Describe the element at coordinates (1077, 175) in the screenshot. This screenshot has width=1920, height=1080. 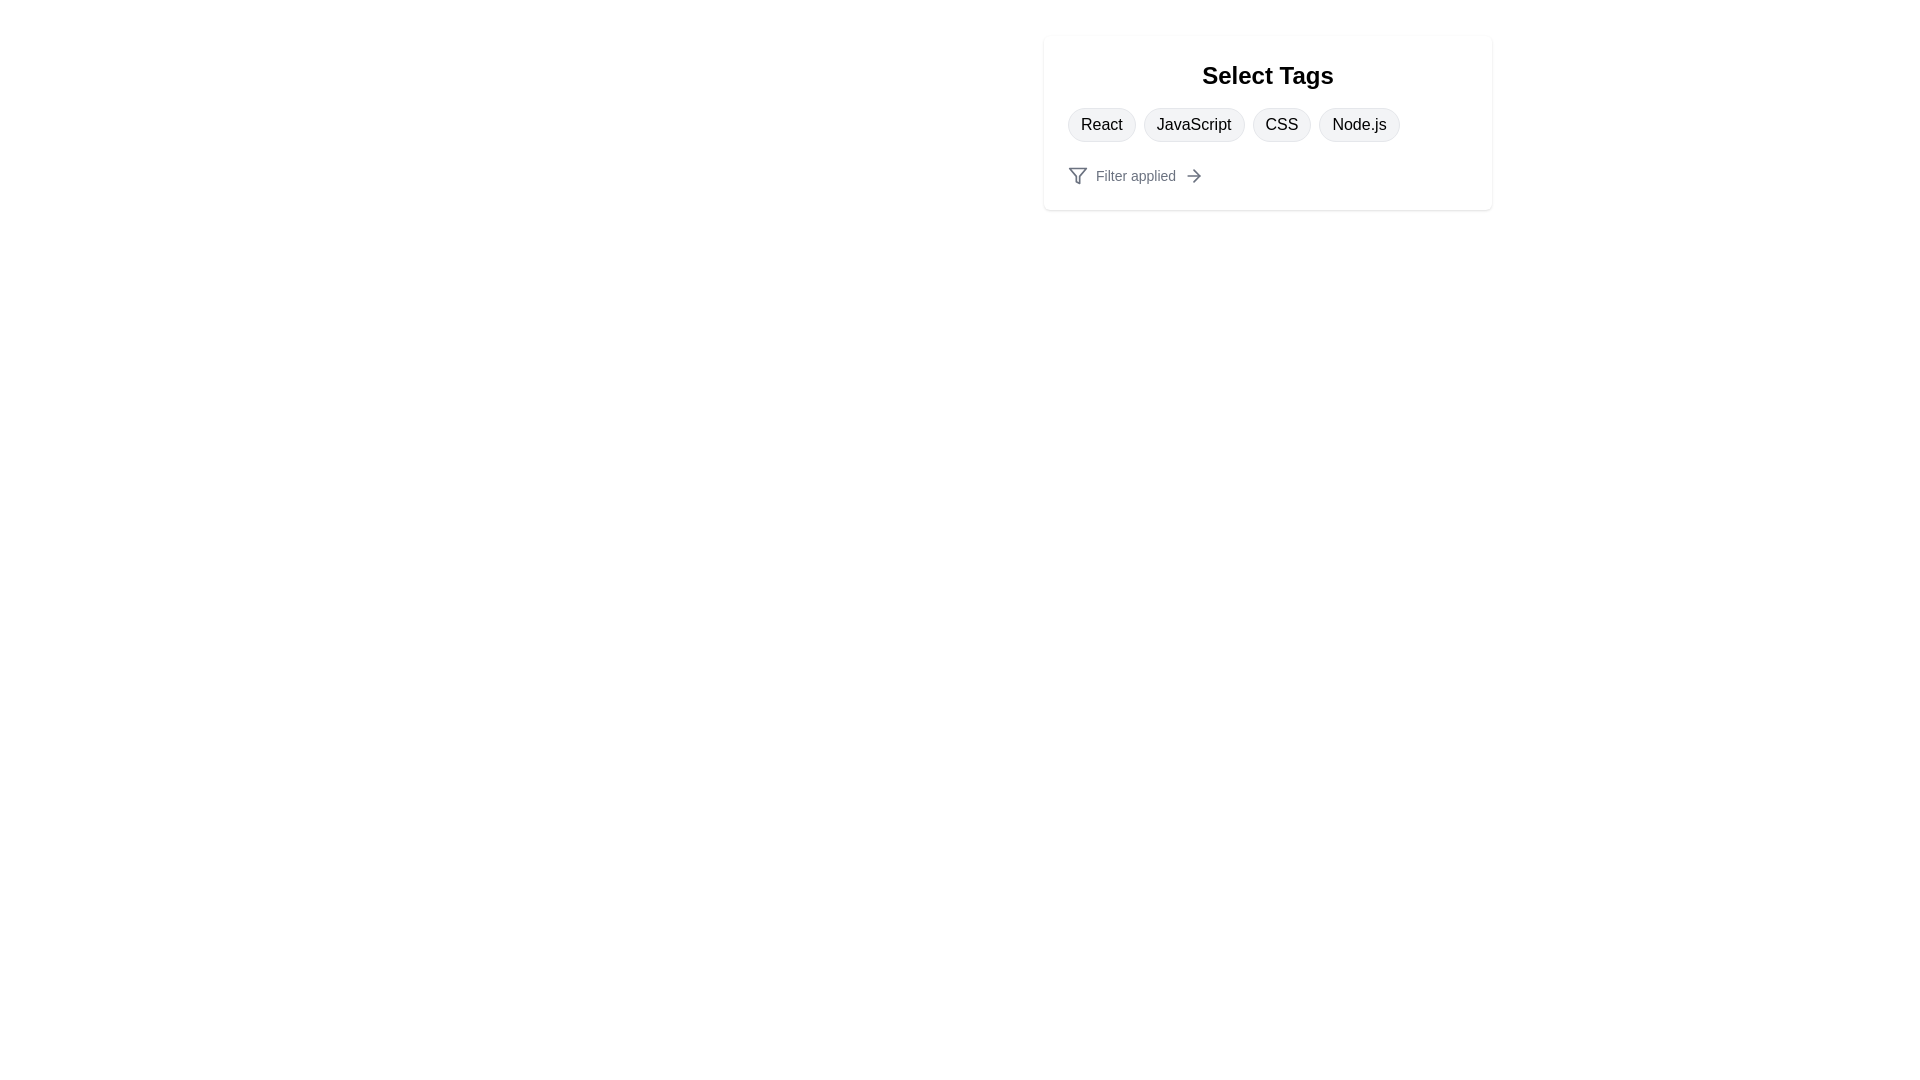
I see `the triangular-shaped filter icon with sharp edges located in the 'Select Tags' section at the top-right of the interface` at that location.